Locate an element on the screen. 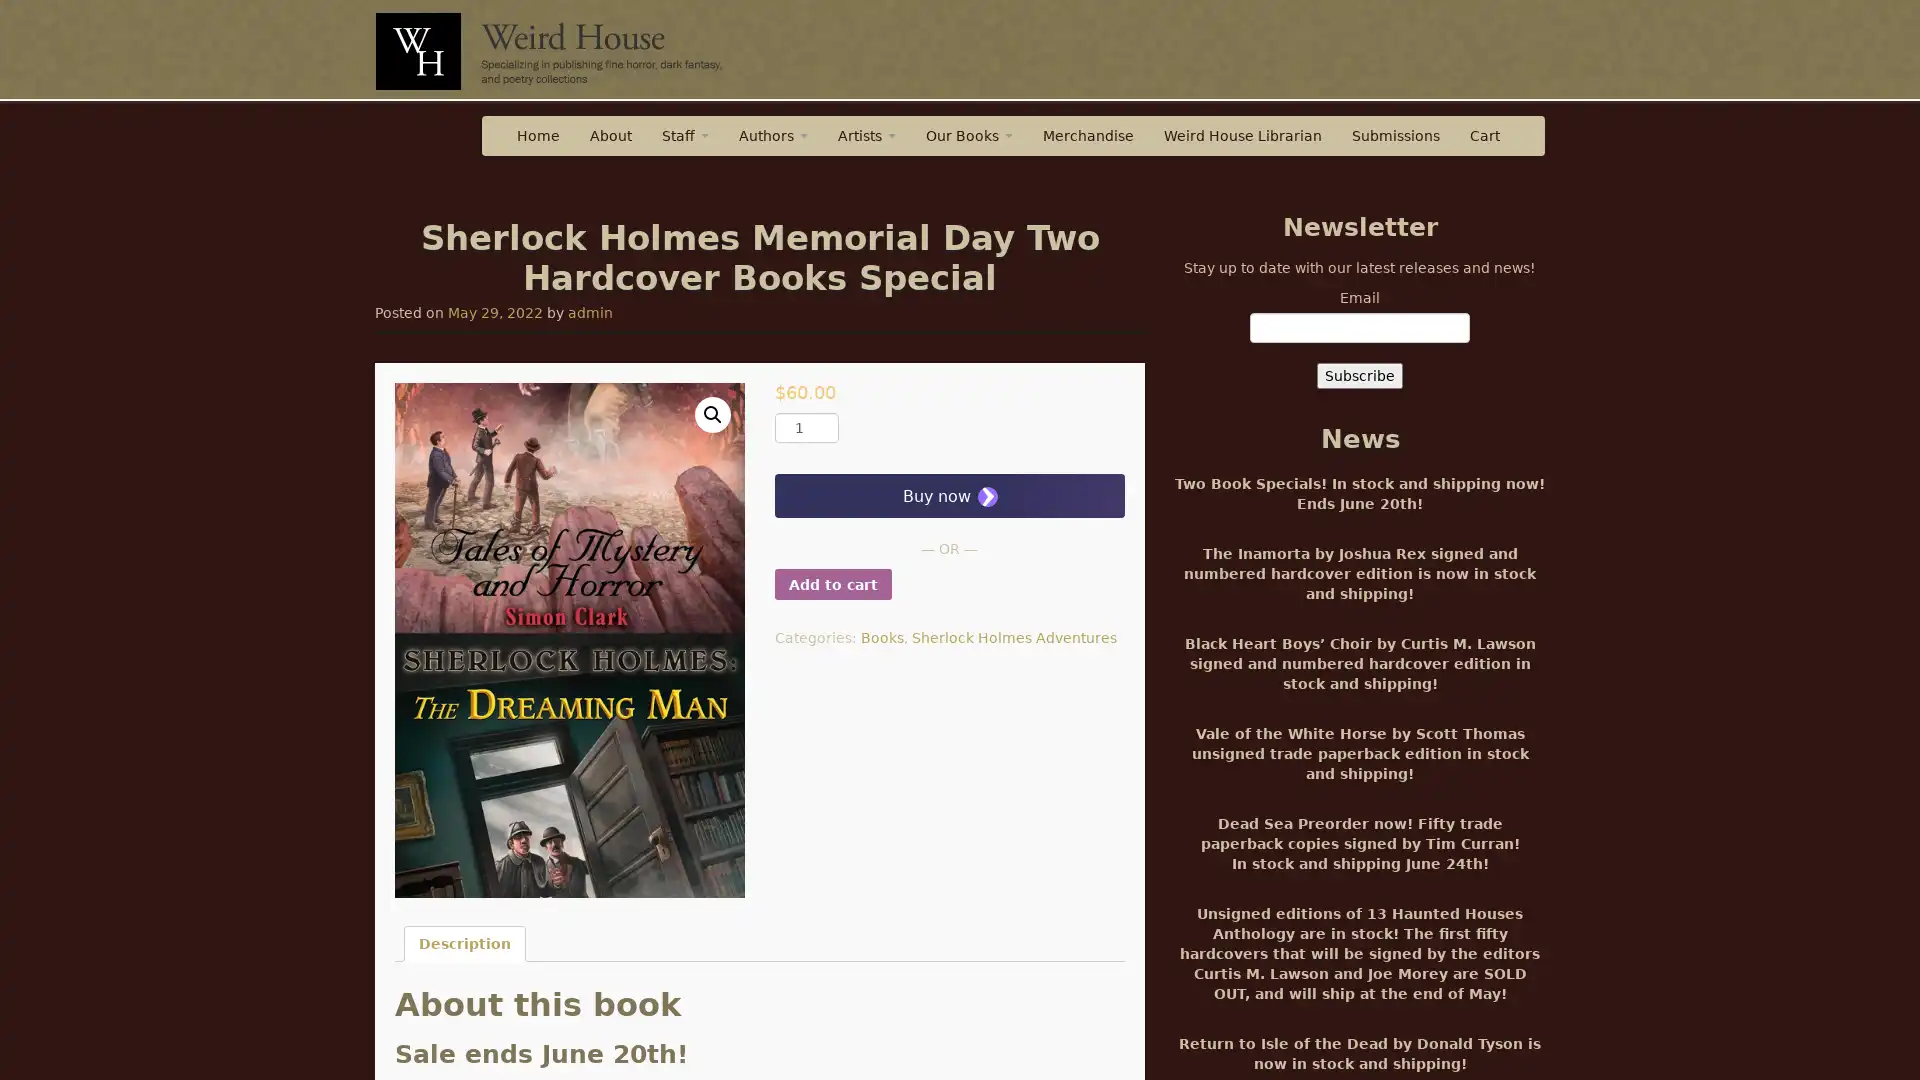 The height and width of the screenshot is (1080, 1920). Subscribe is located at coordinates (1359, 375).